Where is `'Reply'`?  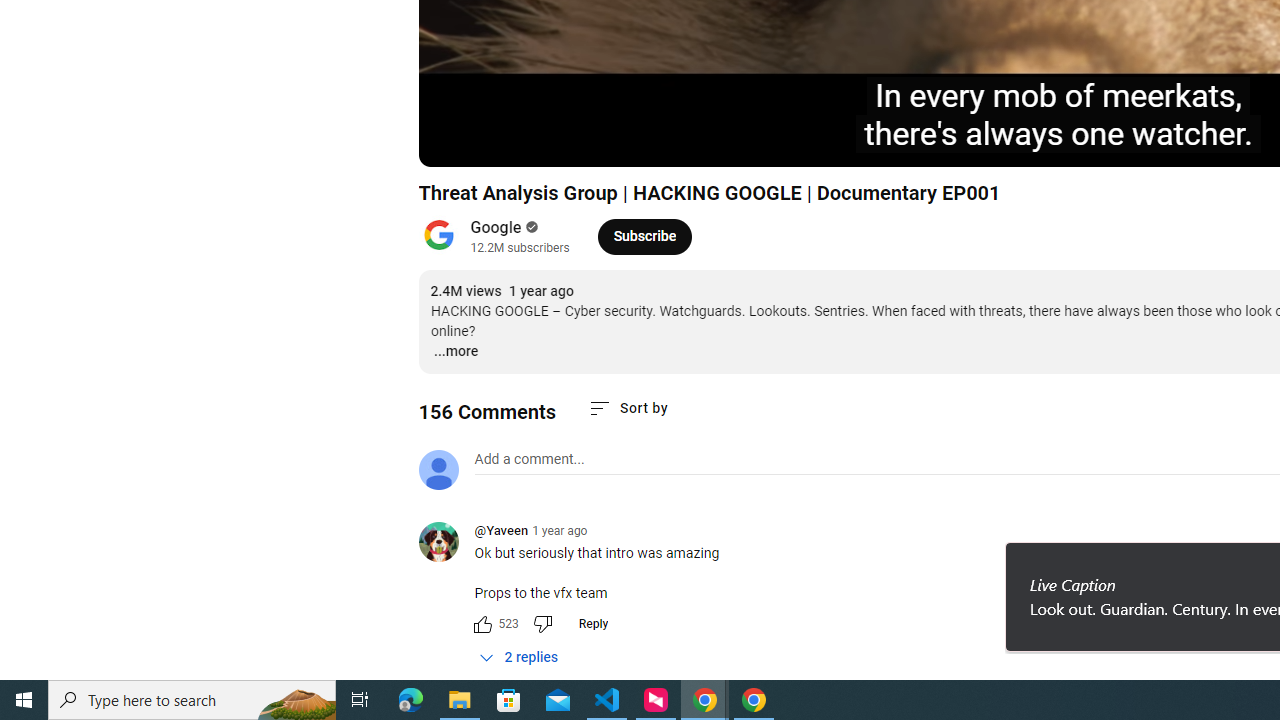 'Reply' is located at coordinates (592, 622).